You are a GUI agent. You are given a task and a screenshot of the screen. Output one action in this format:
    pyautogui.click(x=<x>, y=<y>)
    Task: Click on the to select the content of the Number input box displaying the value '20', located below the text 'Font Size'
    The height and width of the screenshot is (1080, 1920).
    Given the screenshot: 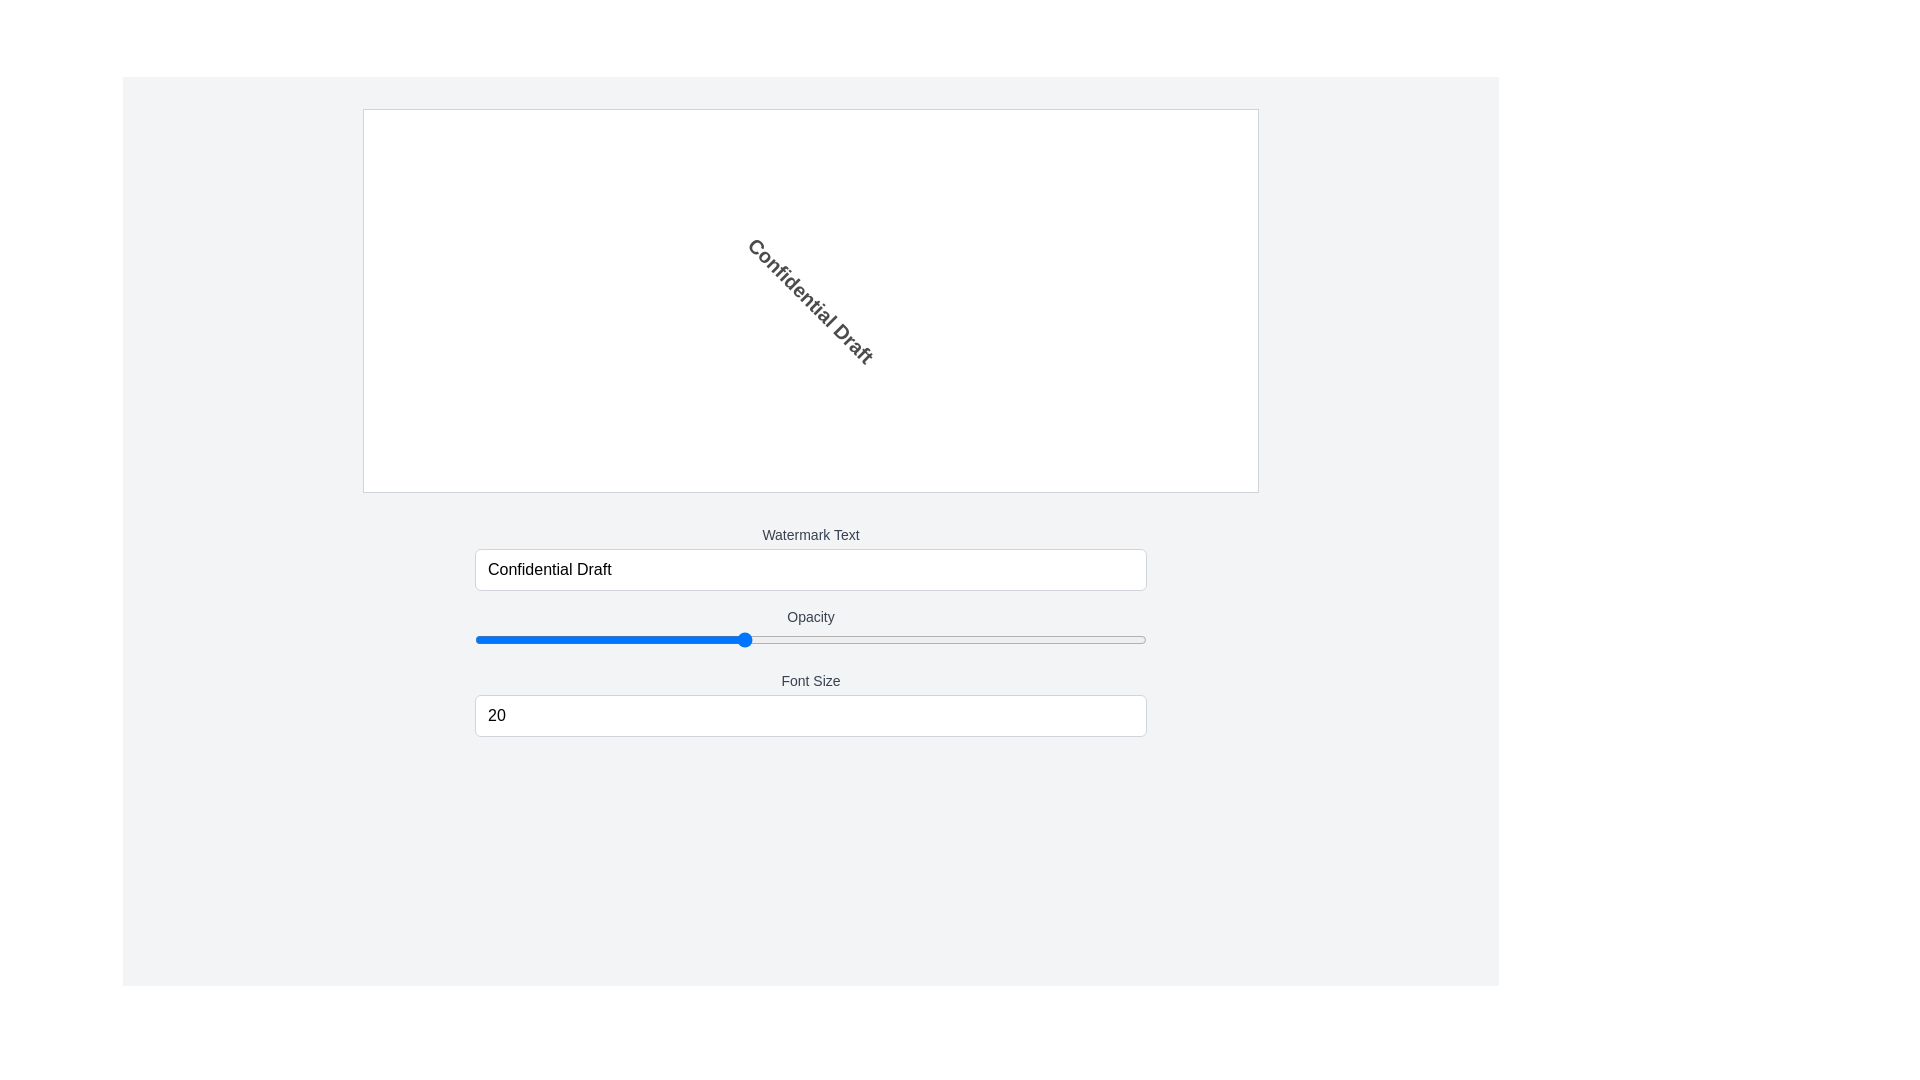 What is the action you would take?
    pyautogui.click(x=811, y=715)
    